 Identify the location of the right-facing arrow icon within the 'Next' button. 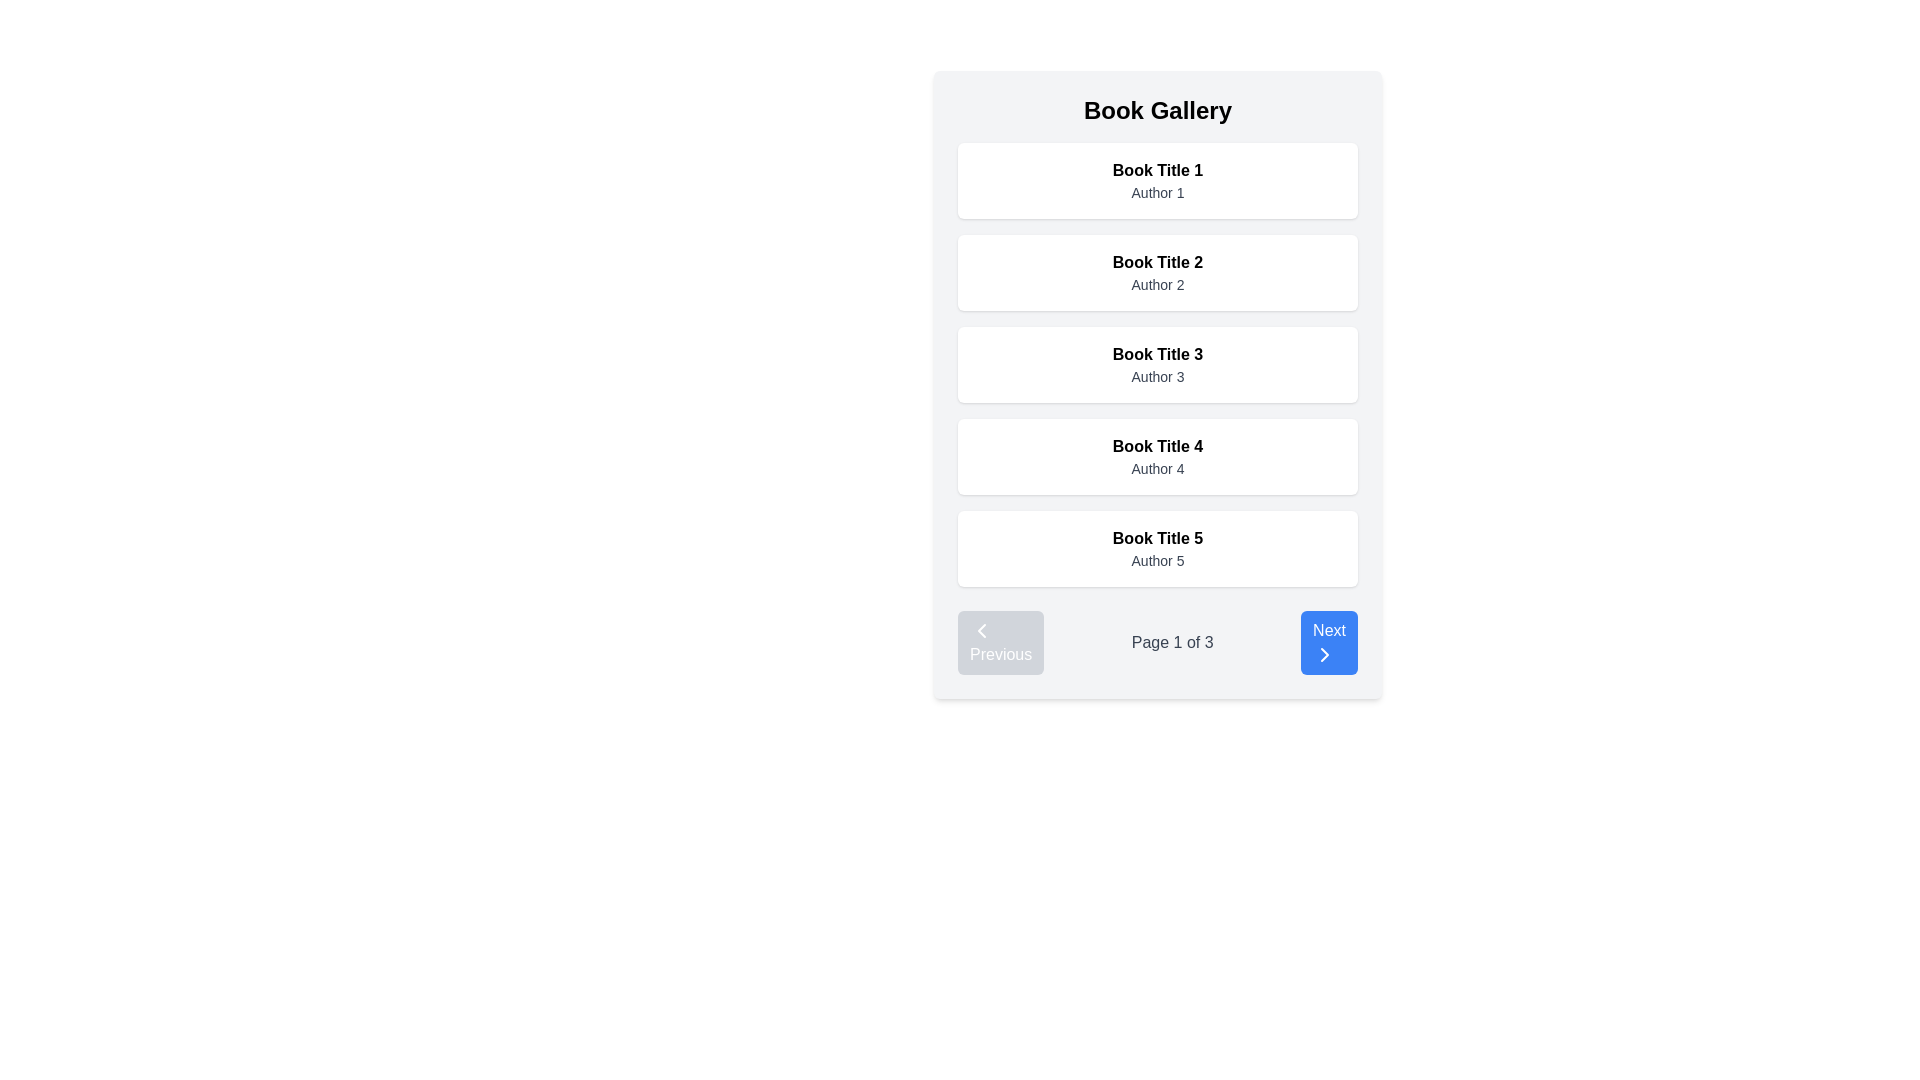
(1324, 655).